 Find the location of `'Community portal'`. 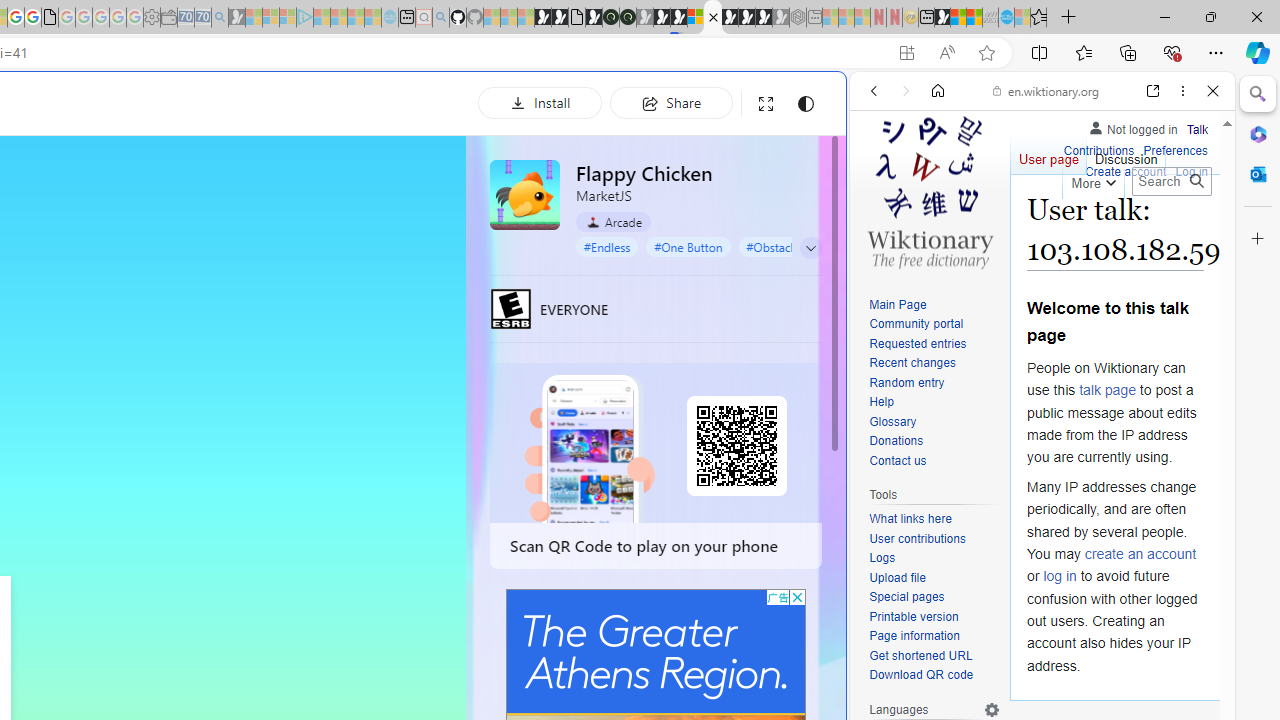

'Community portal' is located at coordinates (915, 323).